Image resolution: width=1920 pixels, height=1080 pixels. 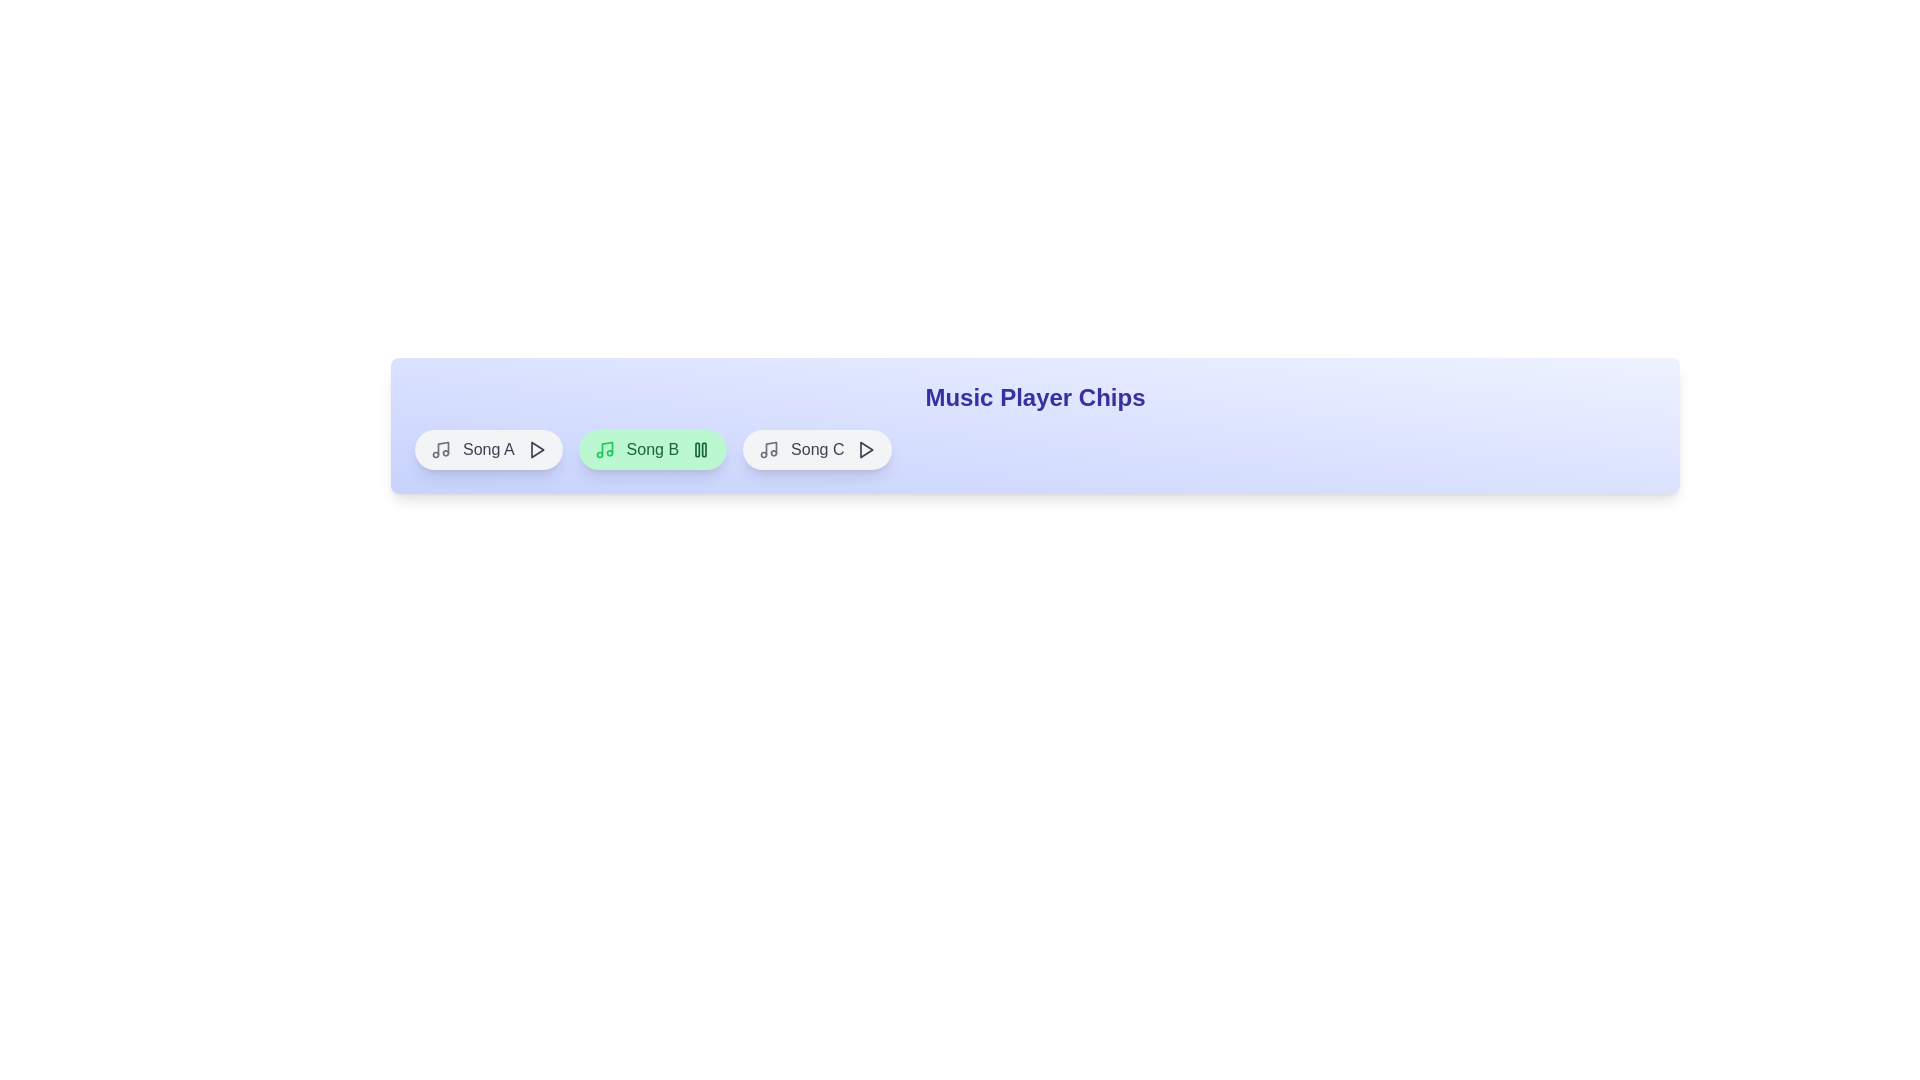 What do you see at coordinates (488, 450) in the screenshot?
I see `the song chip corresponding to Song A to toggle its play/pause state` at bounding box center [488, 450].